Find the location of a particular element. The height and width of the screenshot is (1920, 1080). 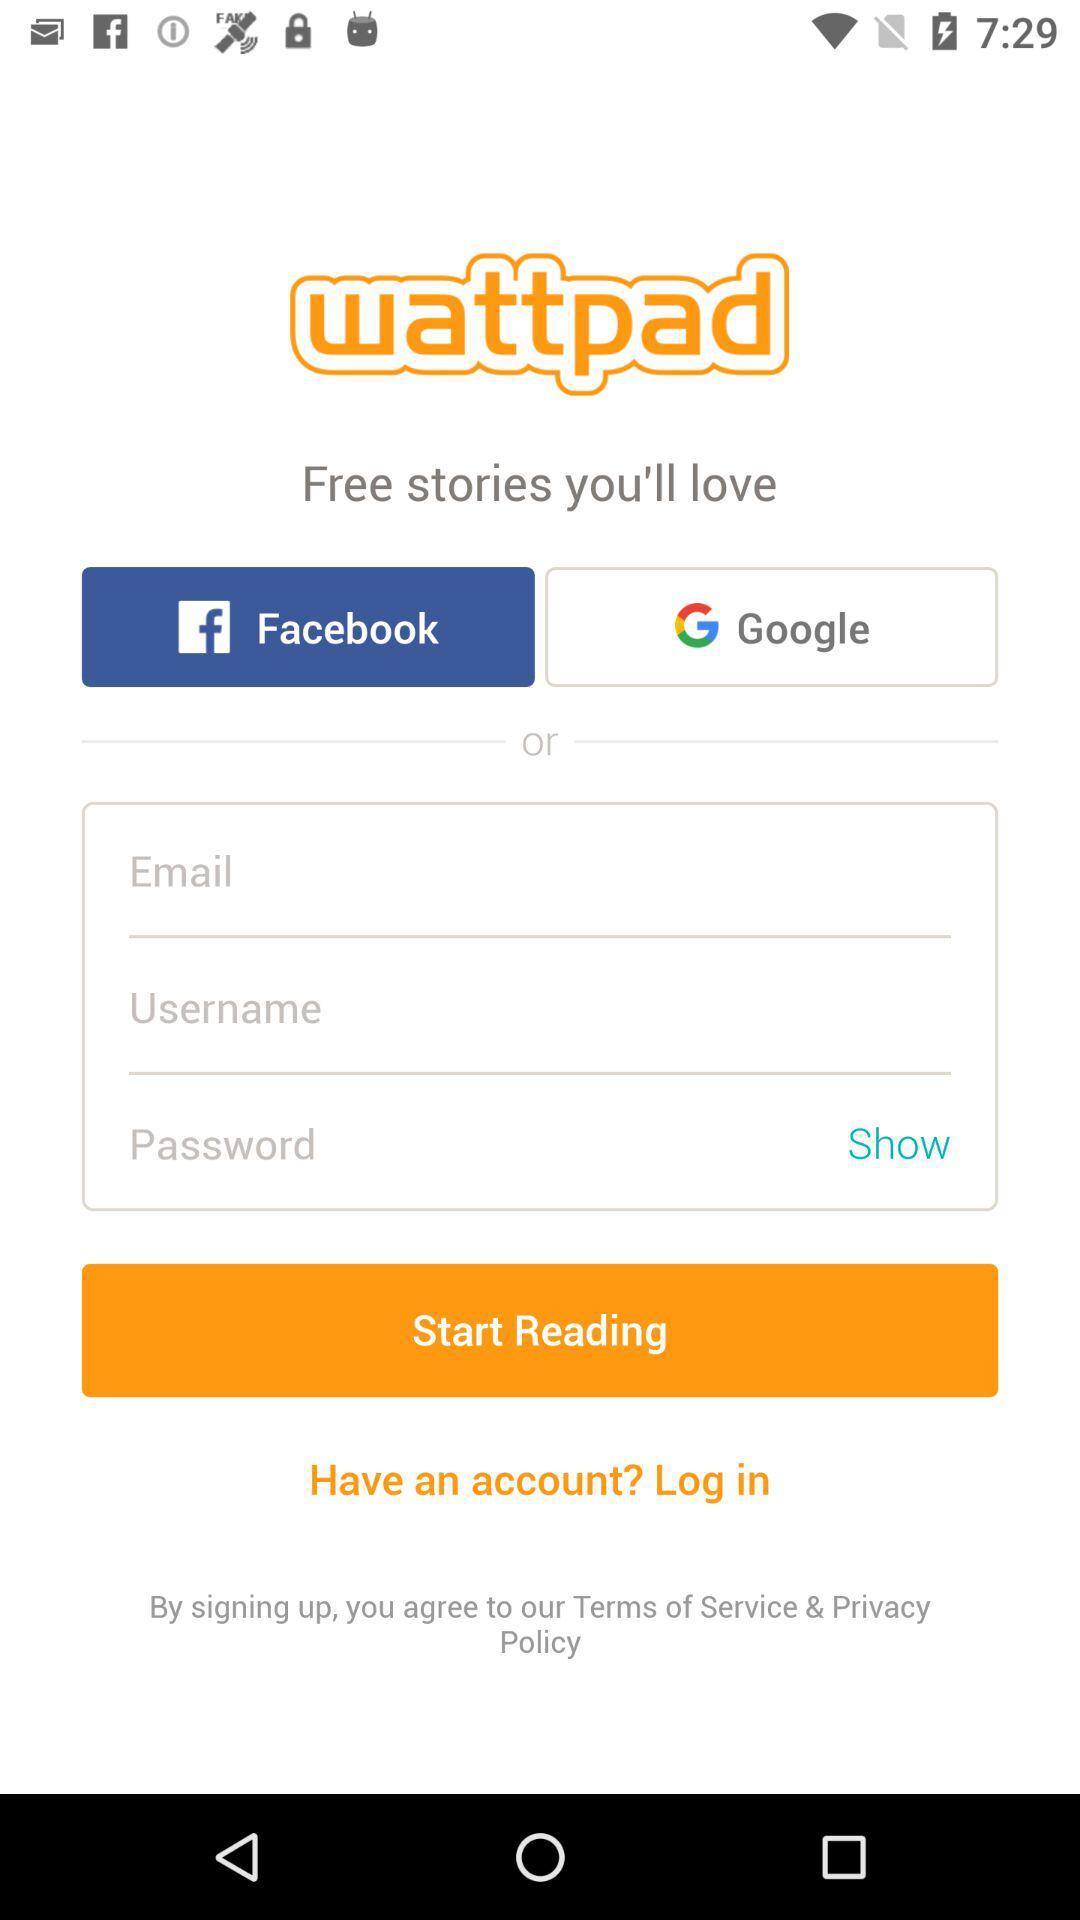

the declaration text at the bottom is located at coordinates (540, 1623).